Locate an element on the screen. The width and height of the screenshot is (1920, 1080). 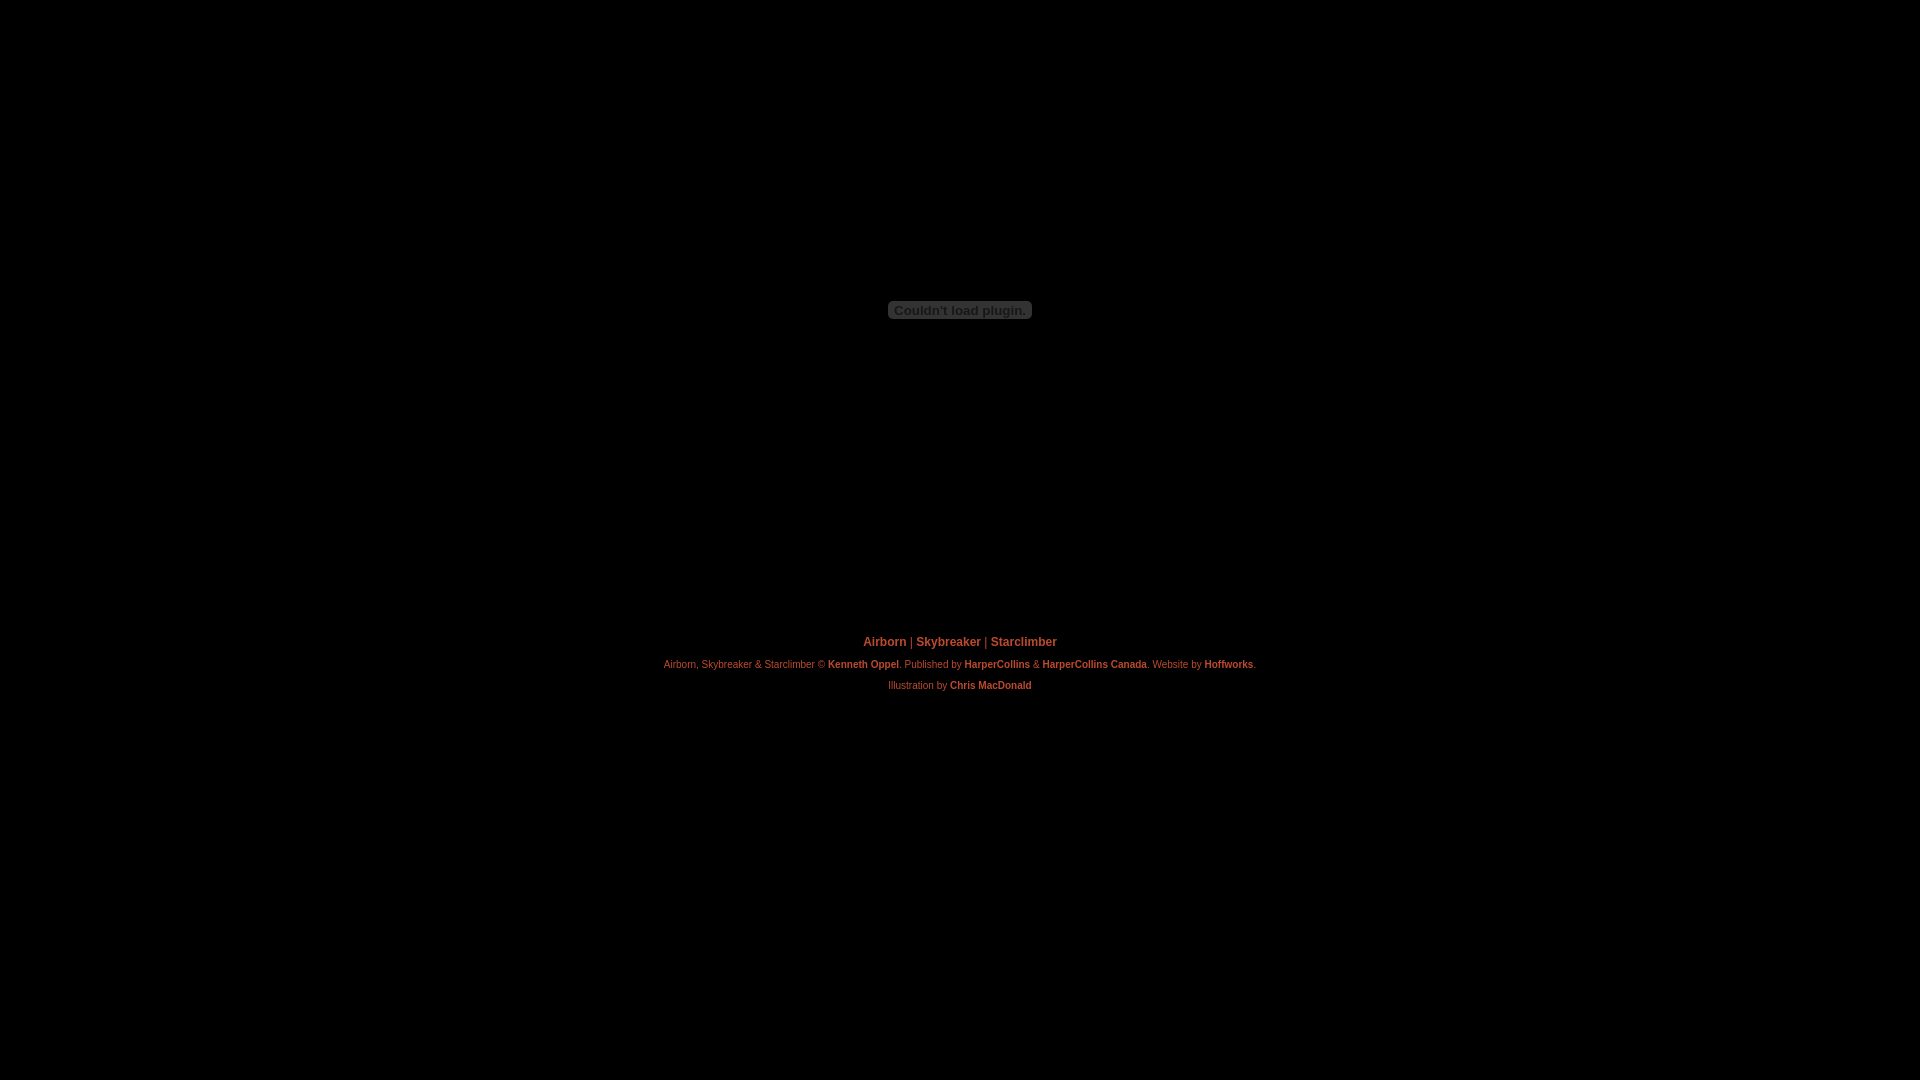
'Skybreaker' is located at coordinates (947, 641).